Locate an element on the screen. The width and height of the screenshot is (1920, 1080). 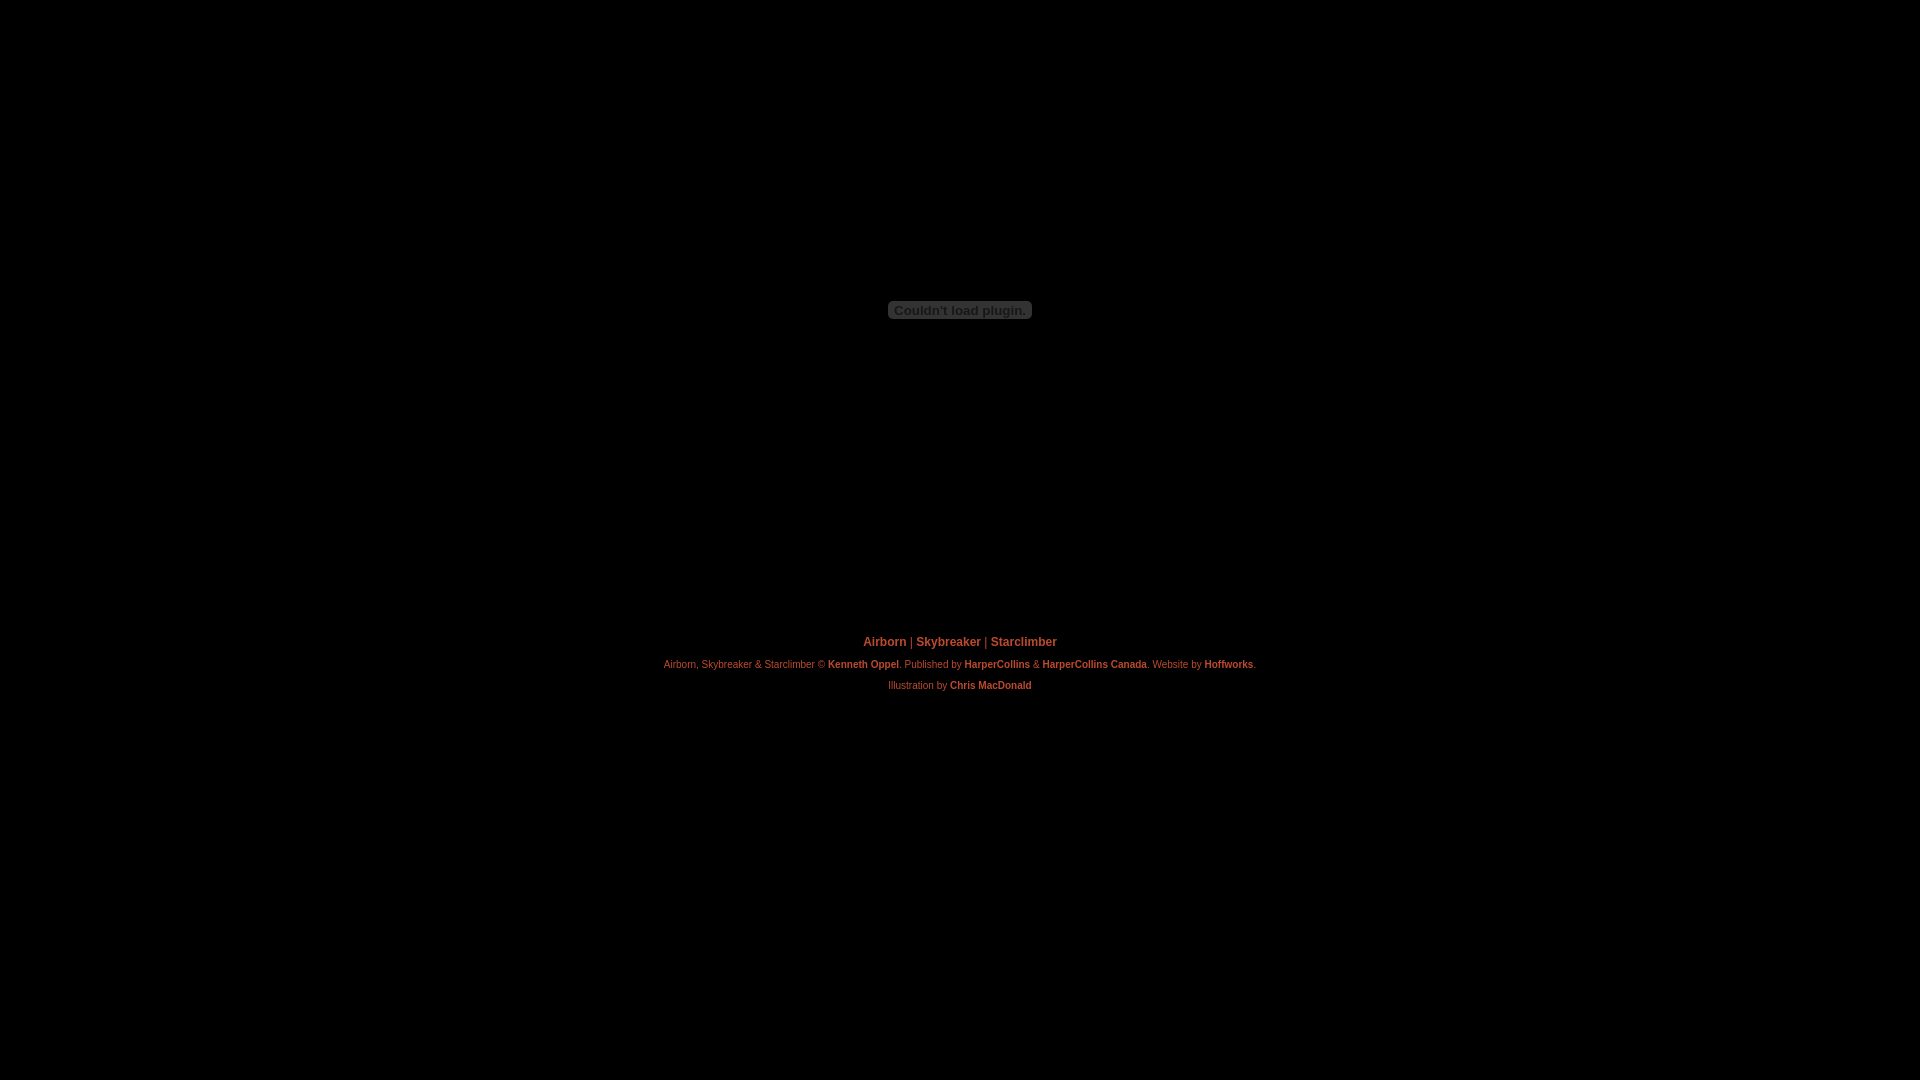
'Skybreaker' is located at coordinates (947, 641).